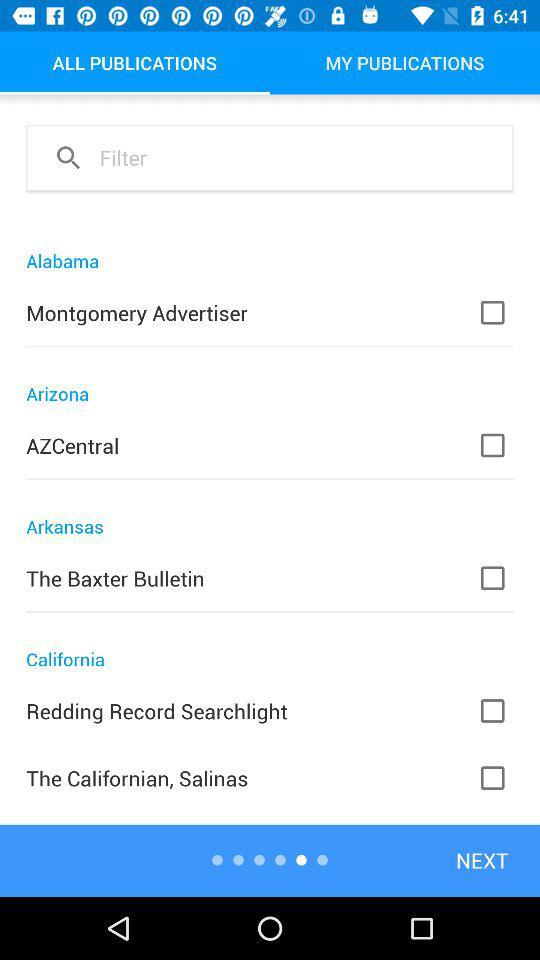  What do you see at coordinates (67, 156) in the screenshot?
I see `the search button` at bounding box center [67, 156].